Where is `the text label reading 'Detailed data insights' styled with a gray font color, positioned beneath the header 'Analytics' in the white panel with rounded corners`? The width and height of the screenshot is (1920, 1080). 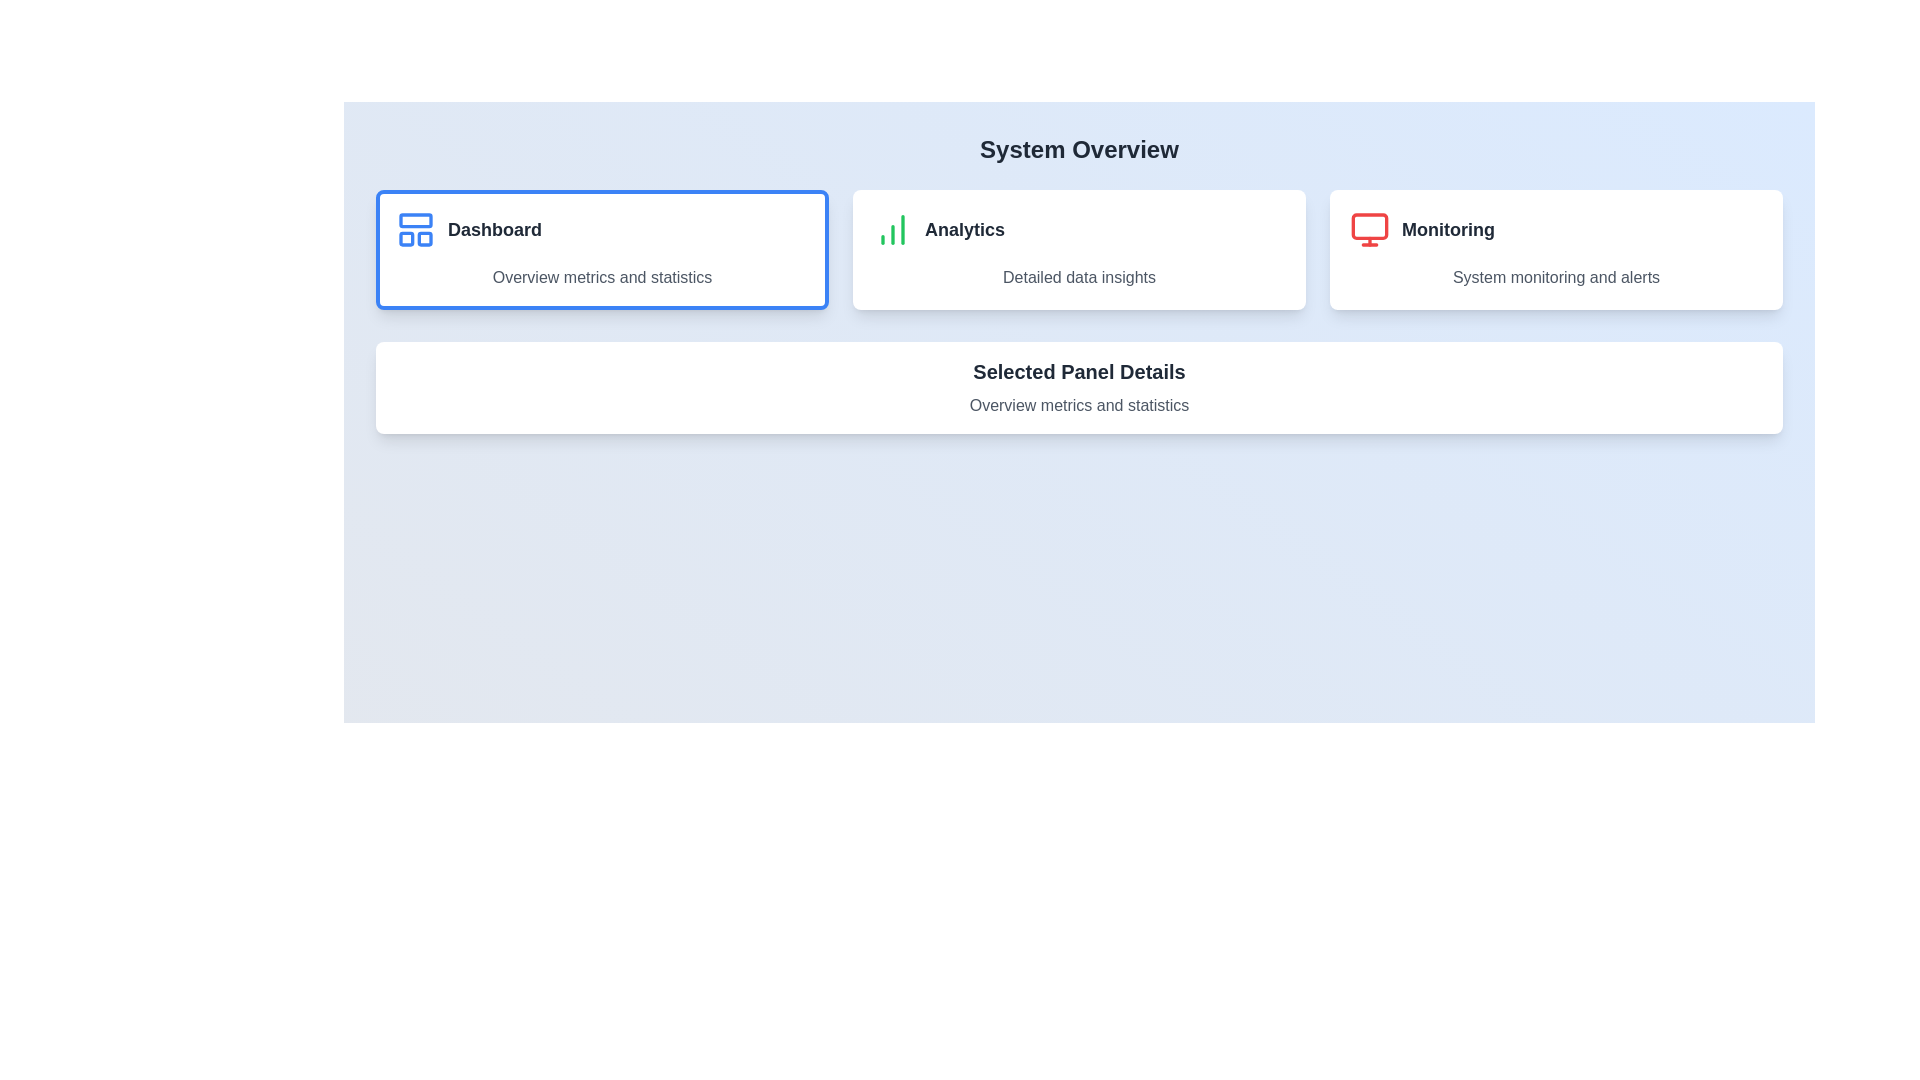 the text label reading 'Detailed data insights' styled with a gray font color, positioned beneath the header 'Analytics' in the white panel with rounded corners is located at coordinates (1078, 277).